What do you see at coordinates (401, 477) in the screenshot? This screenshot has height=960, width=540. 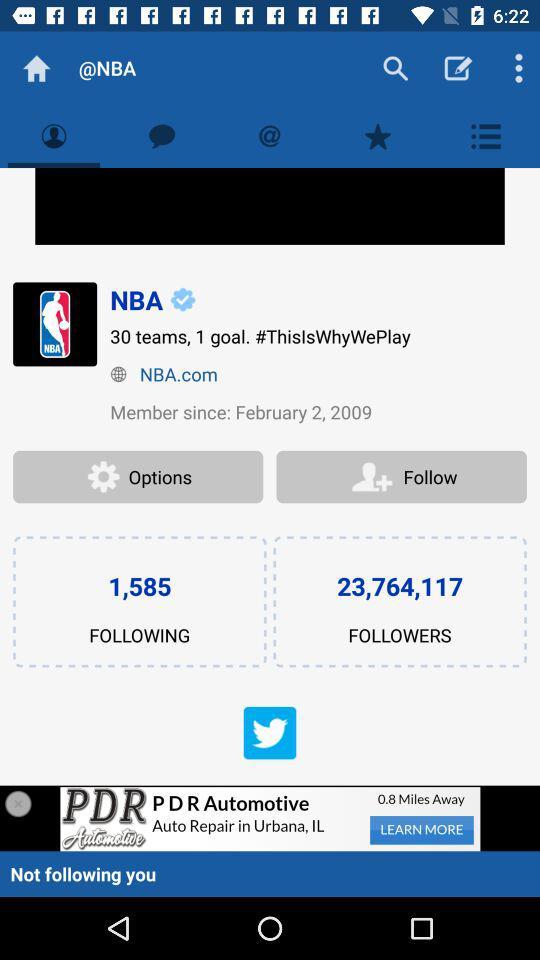 I see `follow option` at bounding box center [401, 477].